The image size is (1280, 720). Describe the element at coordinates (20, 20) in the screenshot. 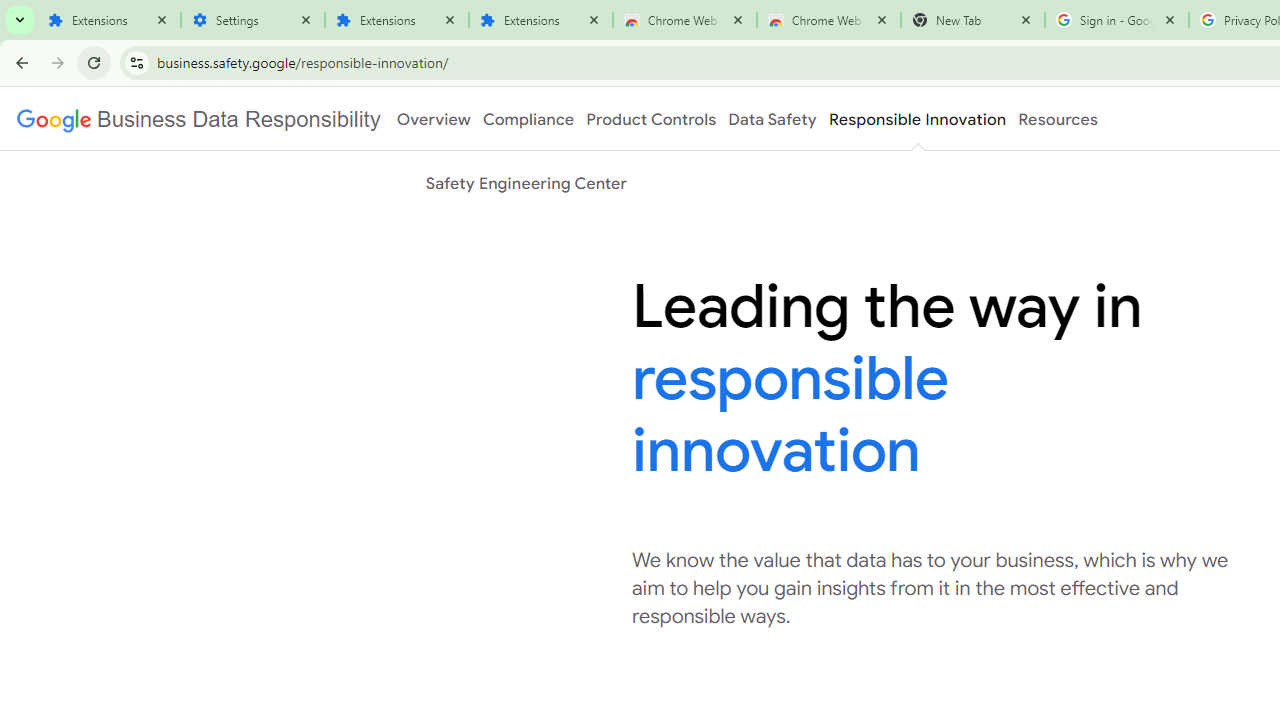

I see `'Search tabs'` at that location.